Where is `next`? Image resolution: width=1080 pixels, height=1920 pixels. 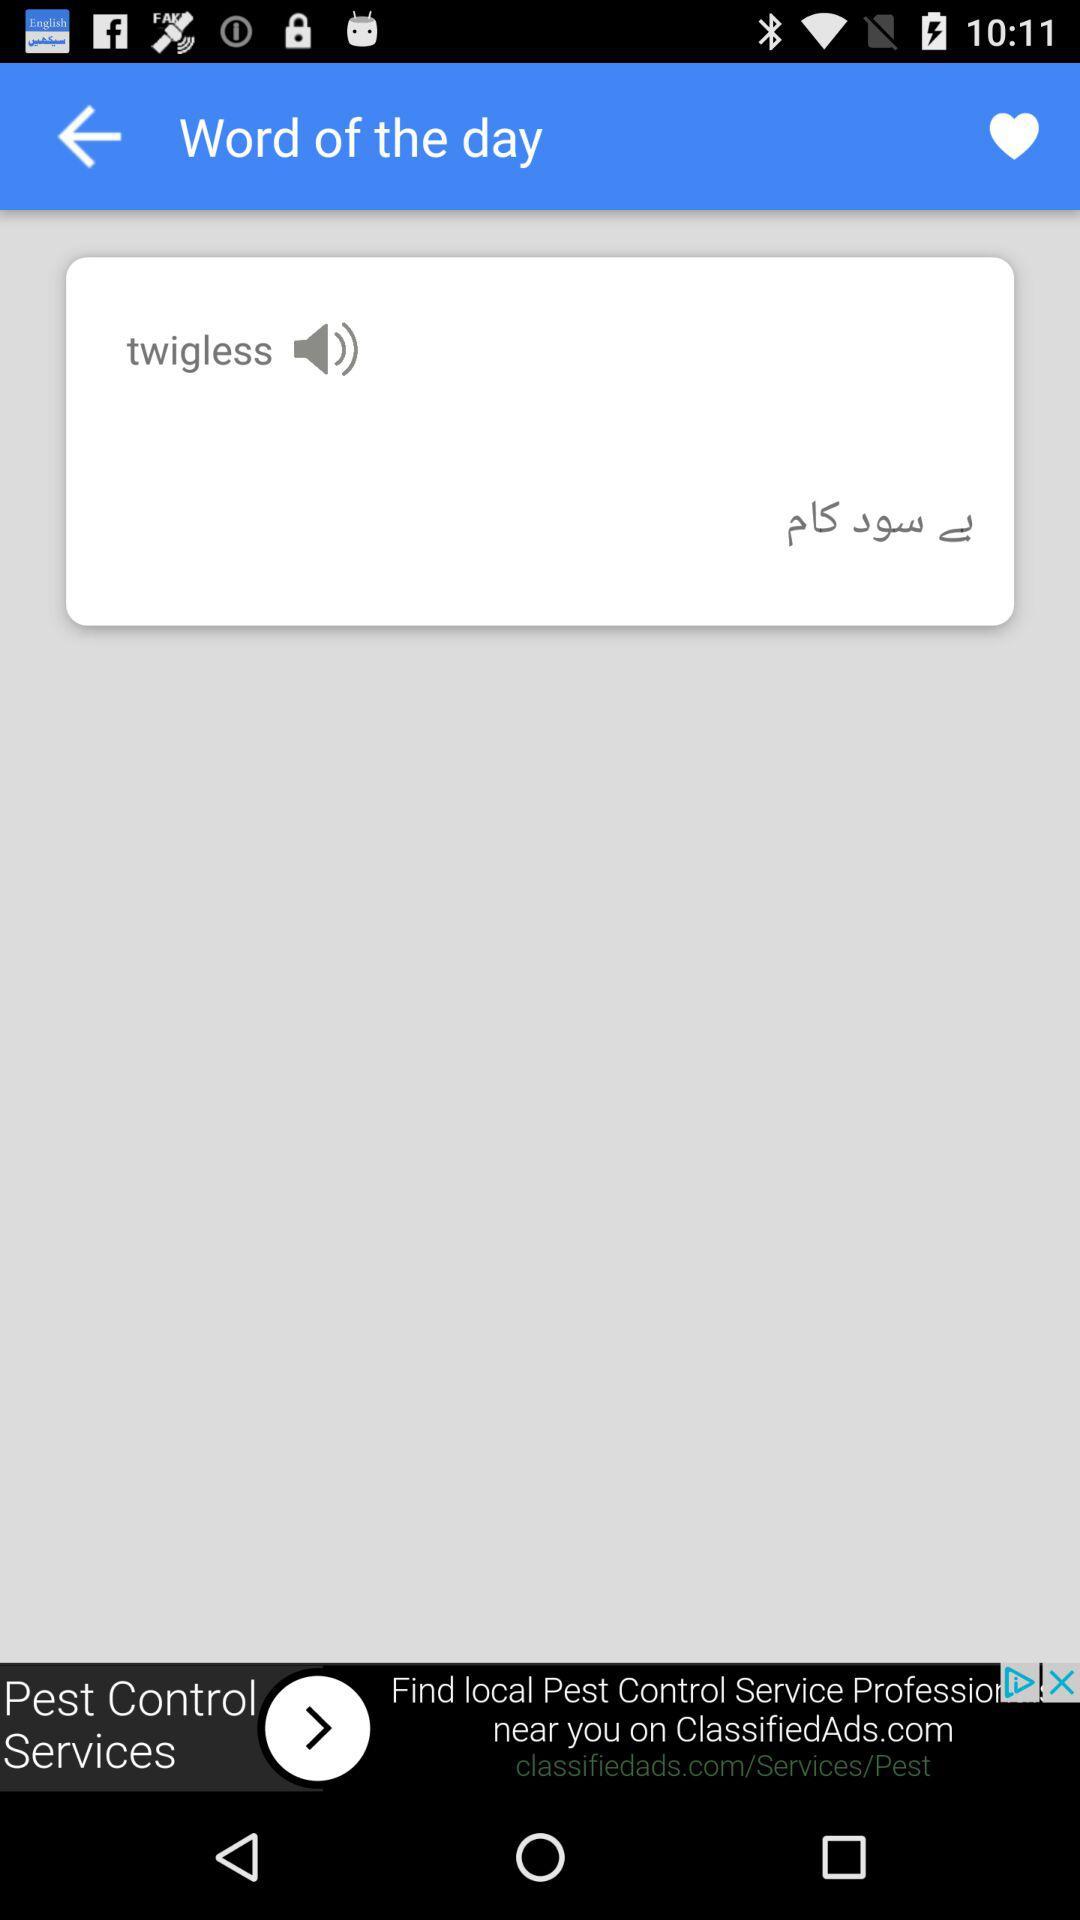 next is located at coordinates (540, 1727).